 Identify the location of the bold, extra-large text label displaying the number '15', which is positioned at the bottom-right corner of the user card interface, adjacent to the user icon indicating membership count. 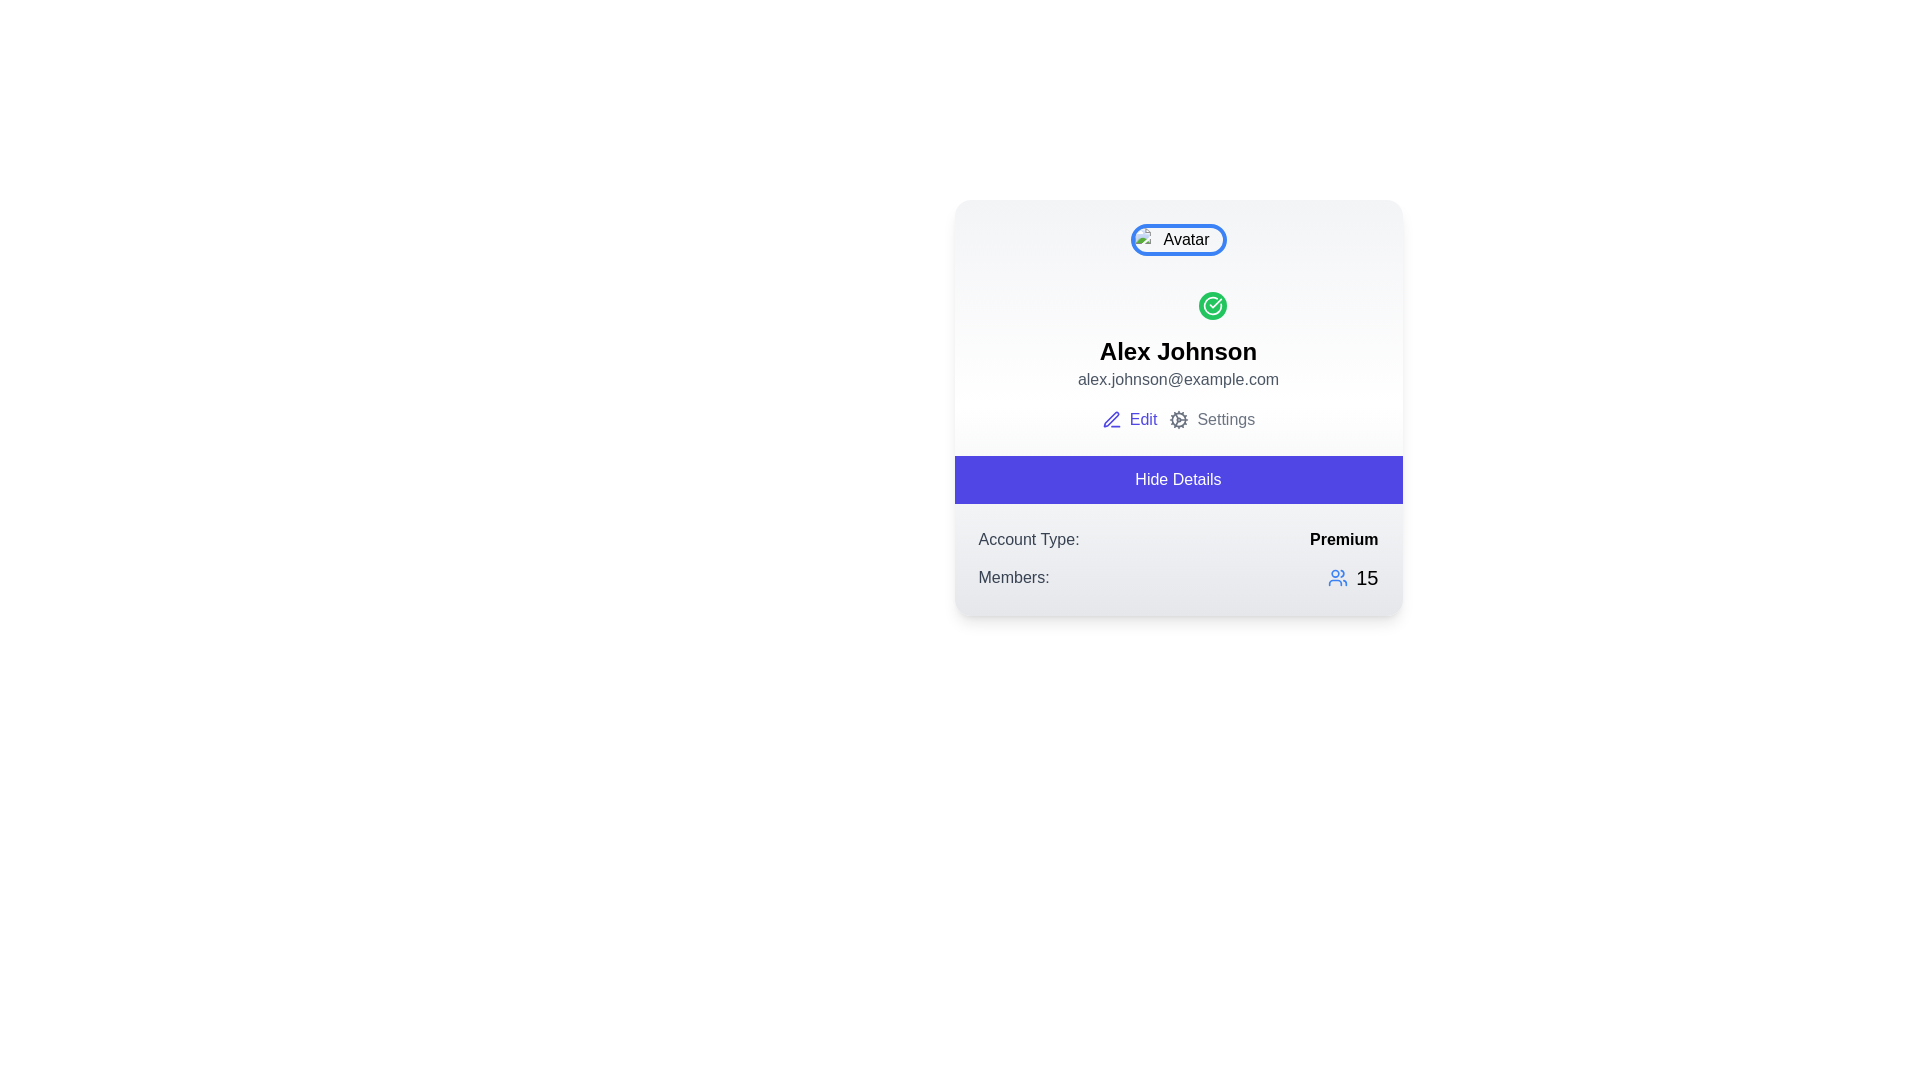
(1366, 578).